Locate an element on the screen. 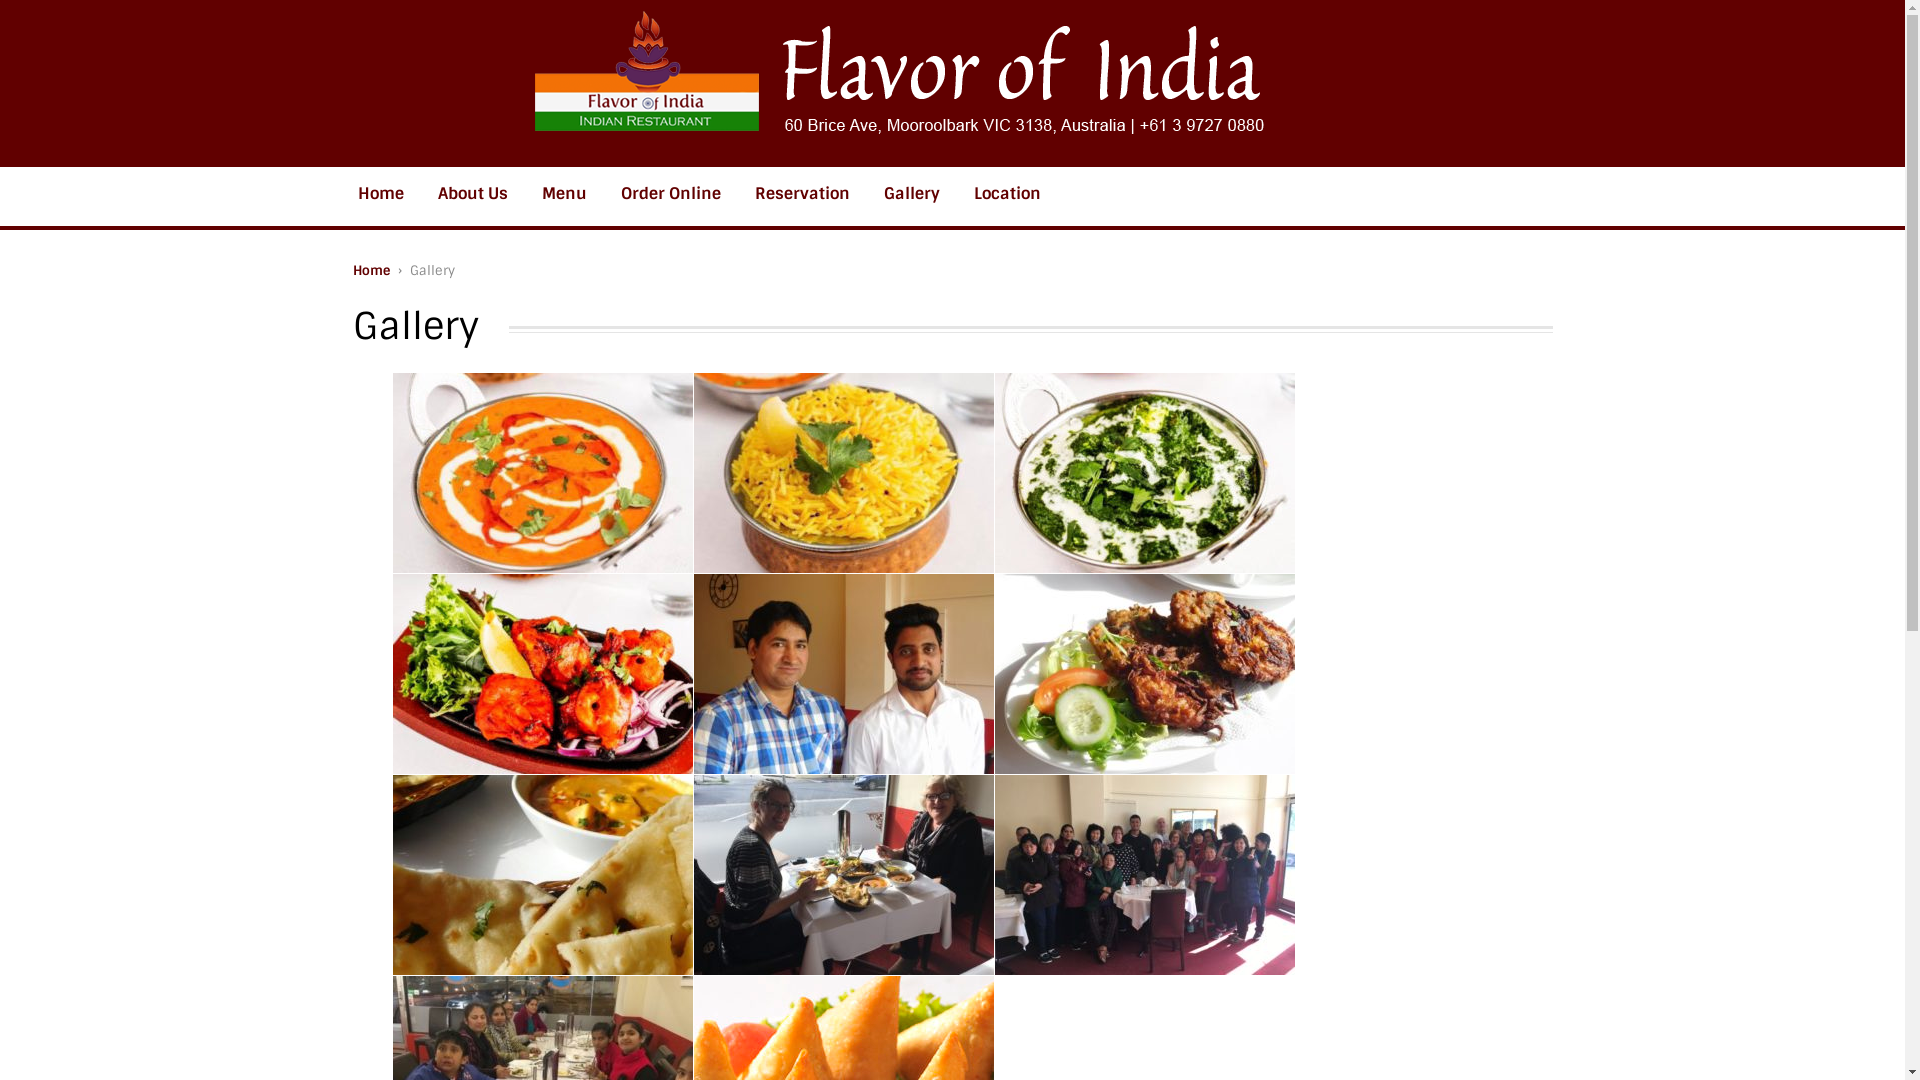 This screenshot has width=1920, height=1080. 'Home' is located at coordinates (351, 270).